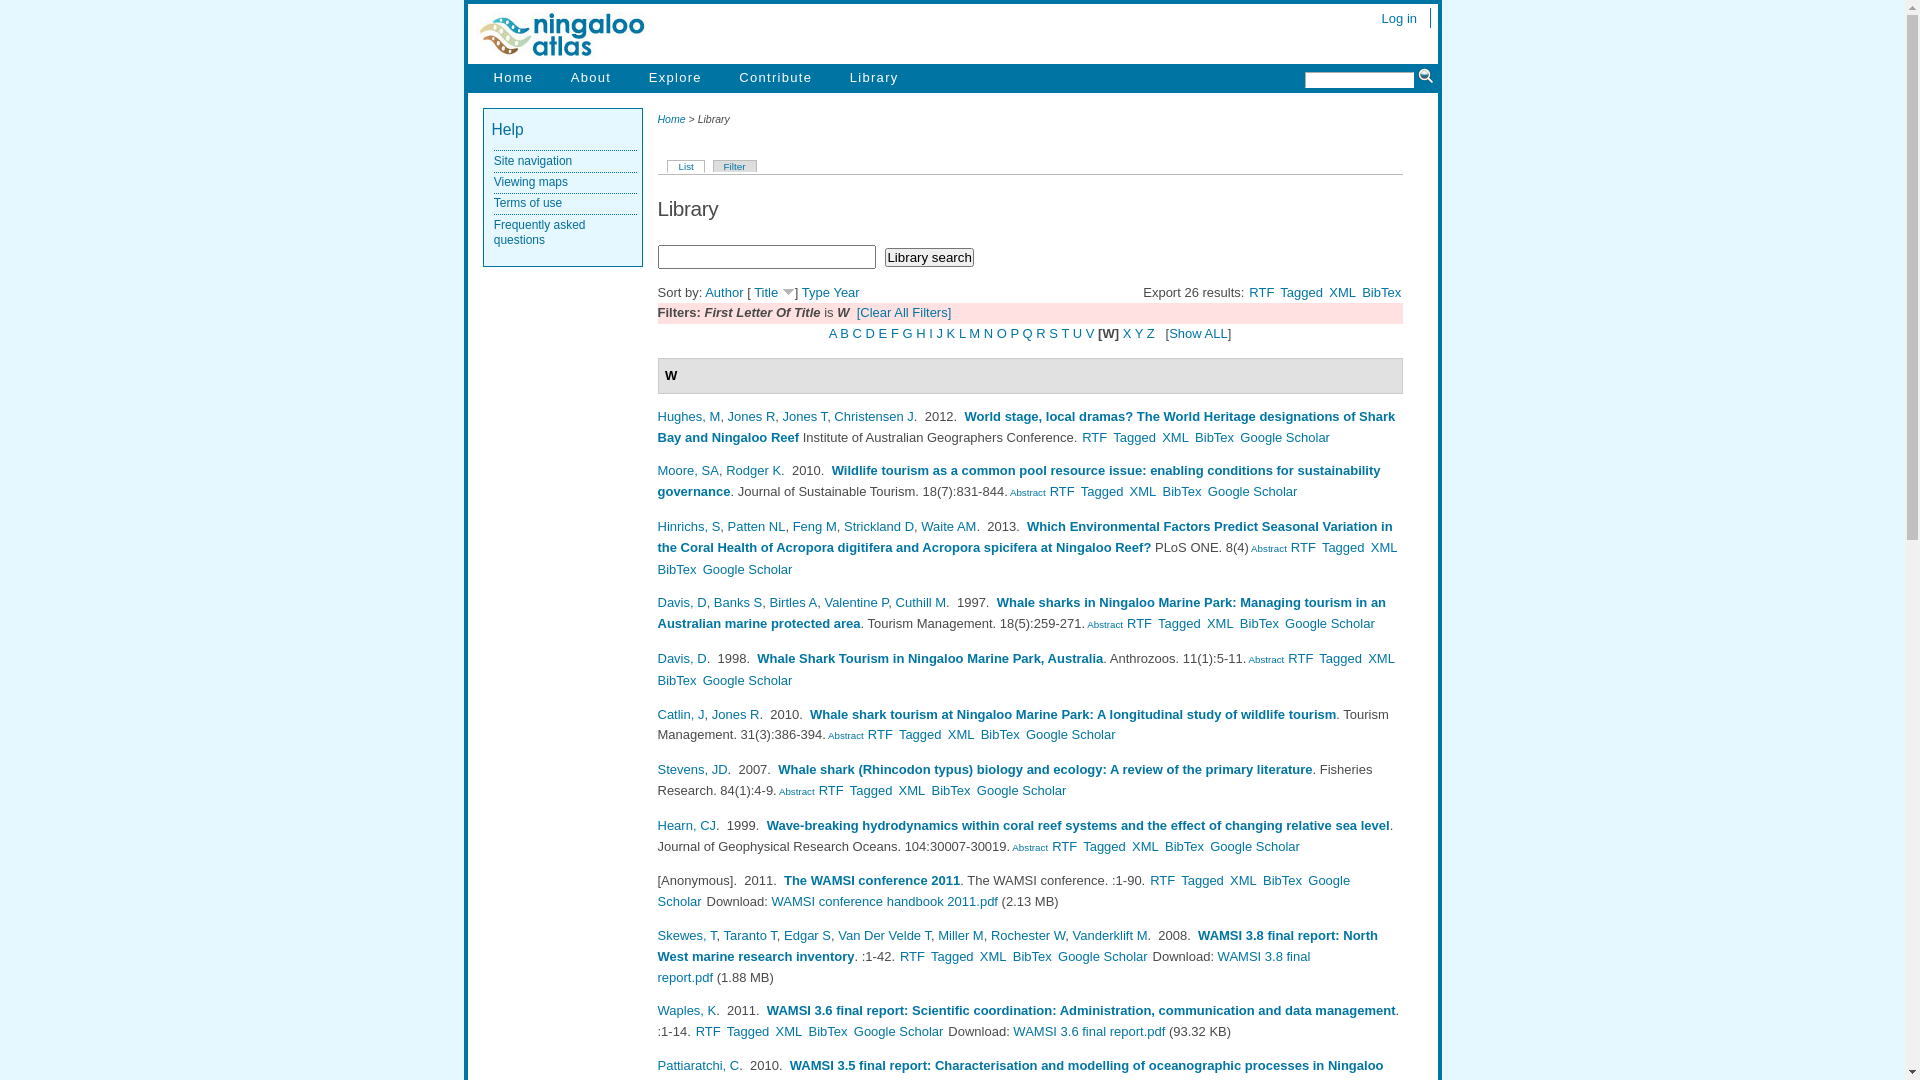  I want to click on 'Hinrichs, S', so click(657, 525).